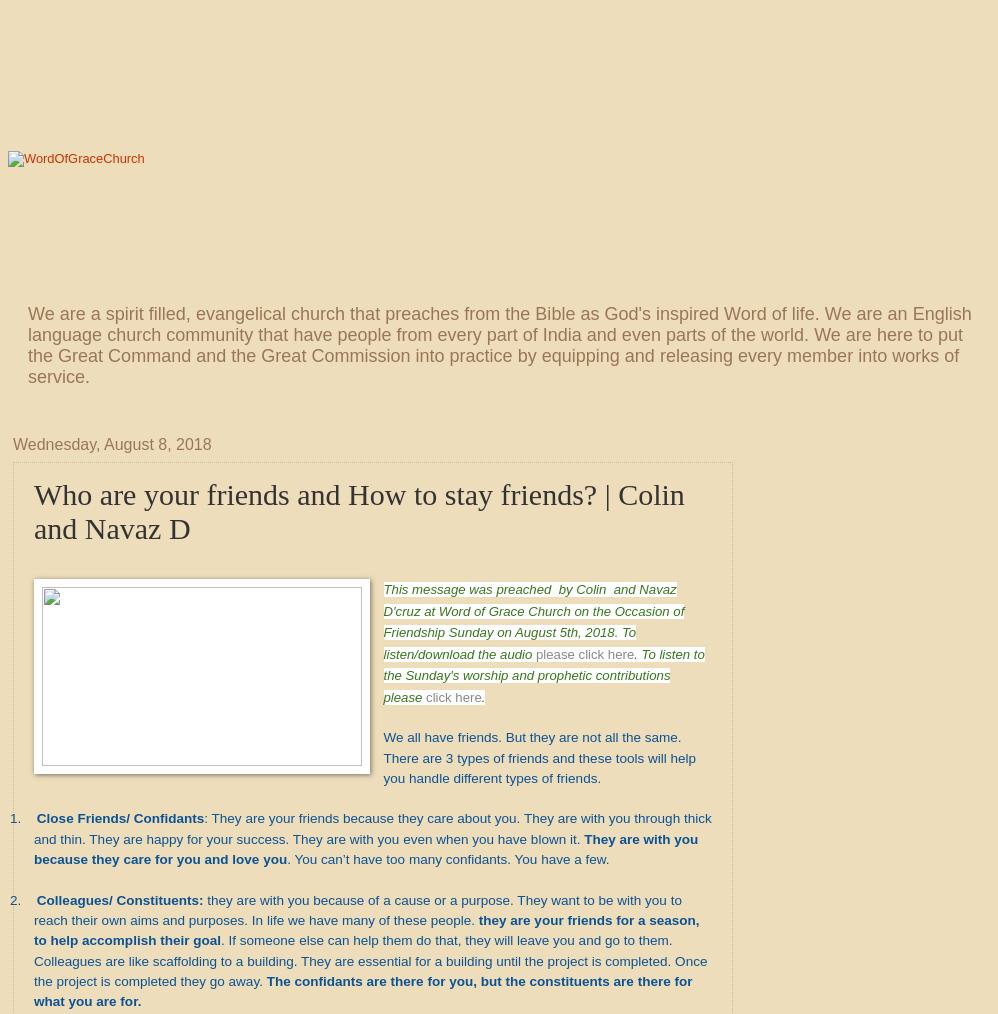 This screenshot has height=1014, width=998. I want to click on 'o listen to the Sunday's worship and prophetic contributions please', so click(543, 675).